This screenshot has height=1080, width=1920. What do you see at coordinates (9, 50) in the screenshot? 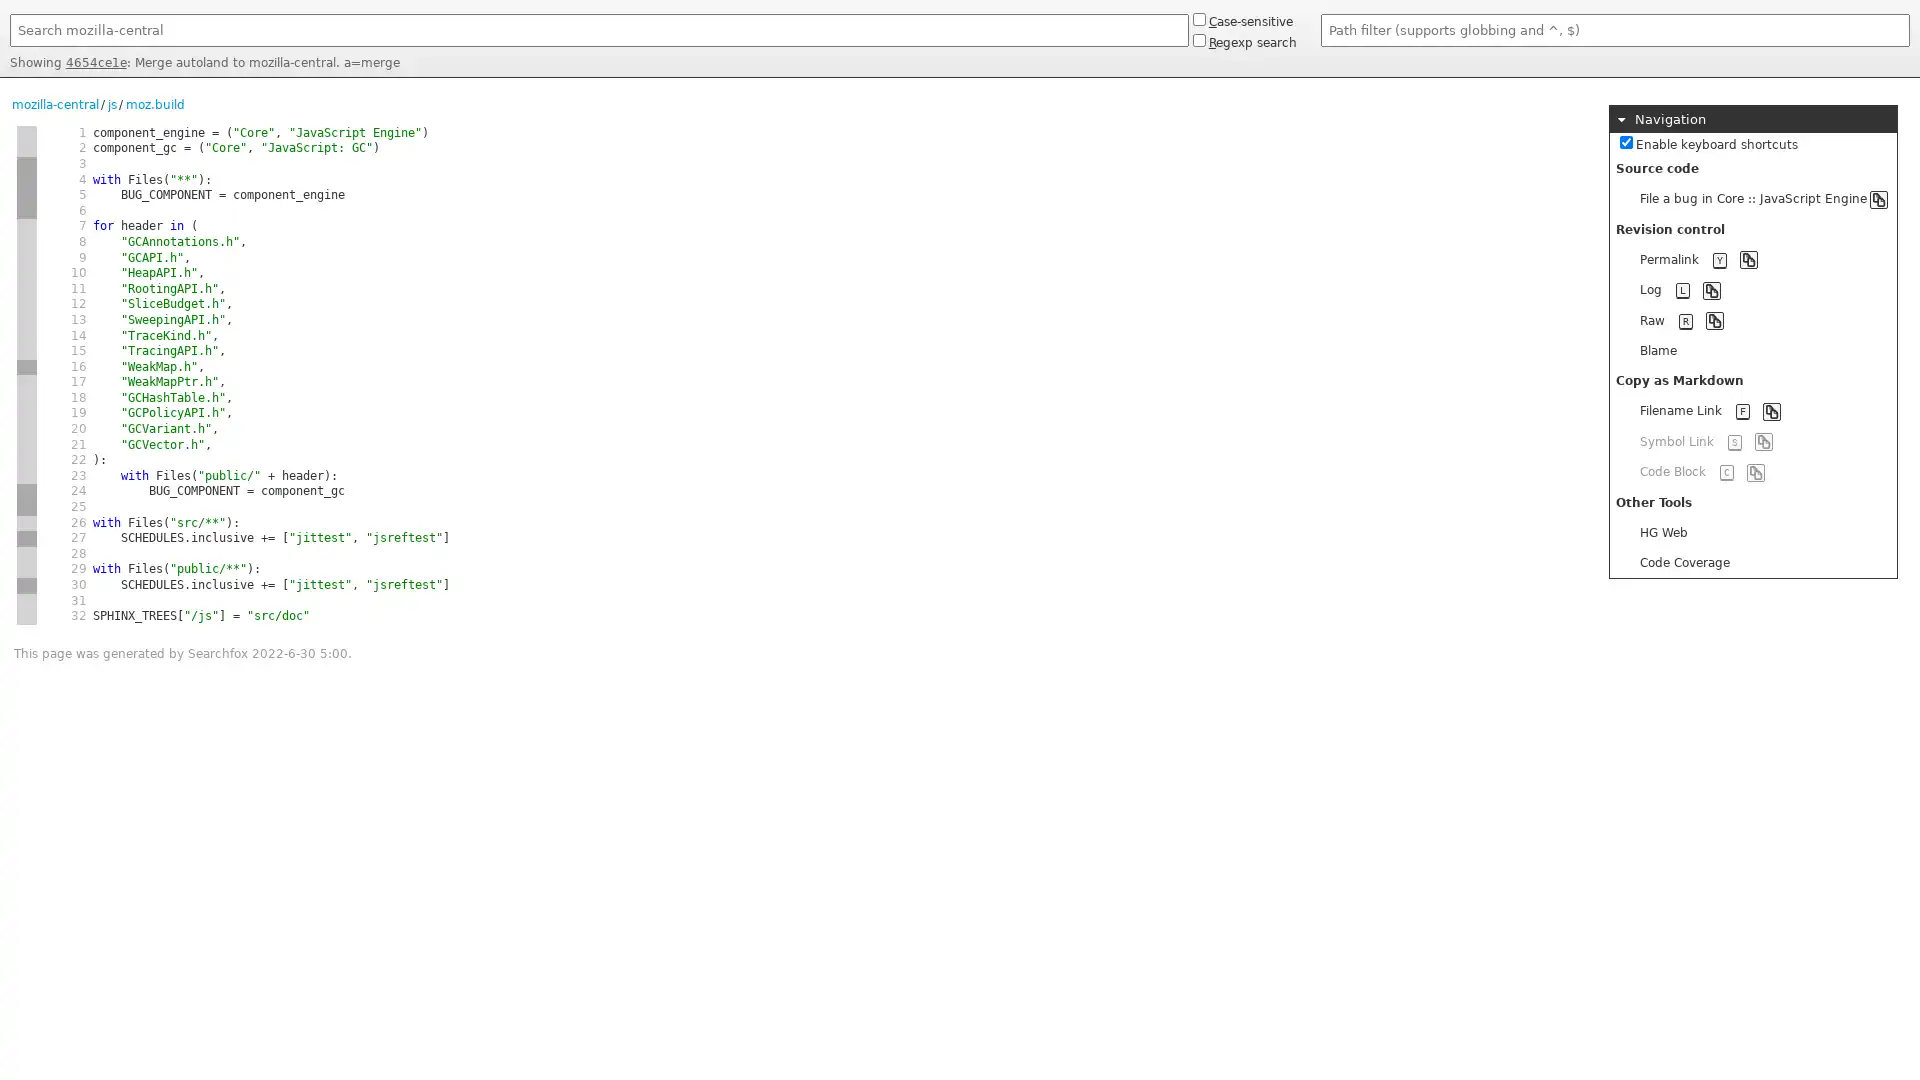
I see `Search` at bounding box center [9, 50].